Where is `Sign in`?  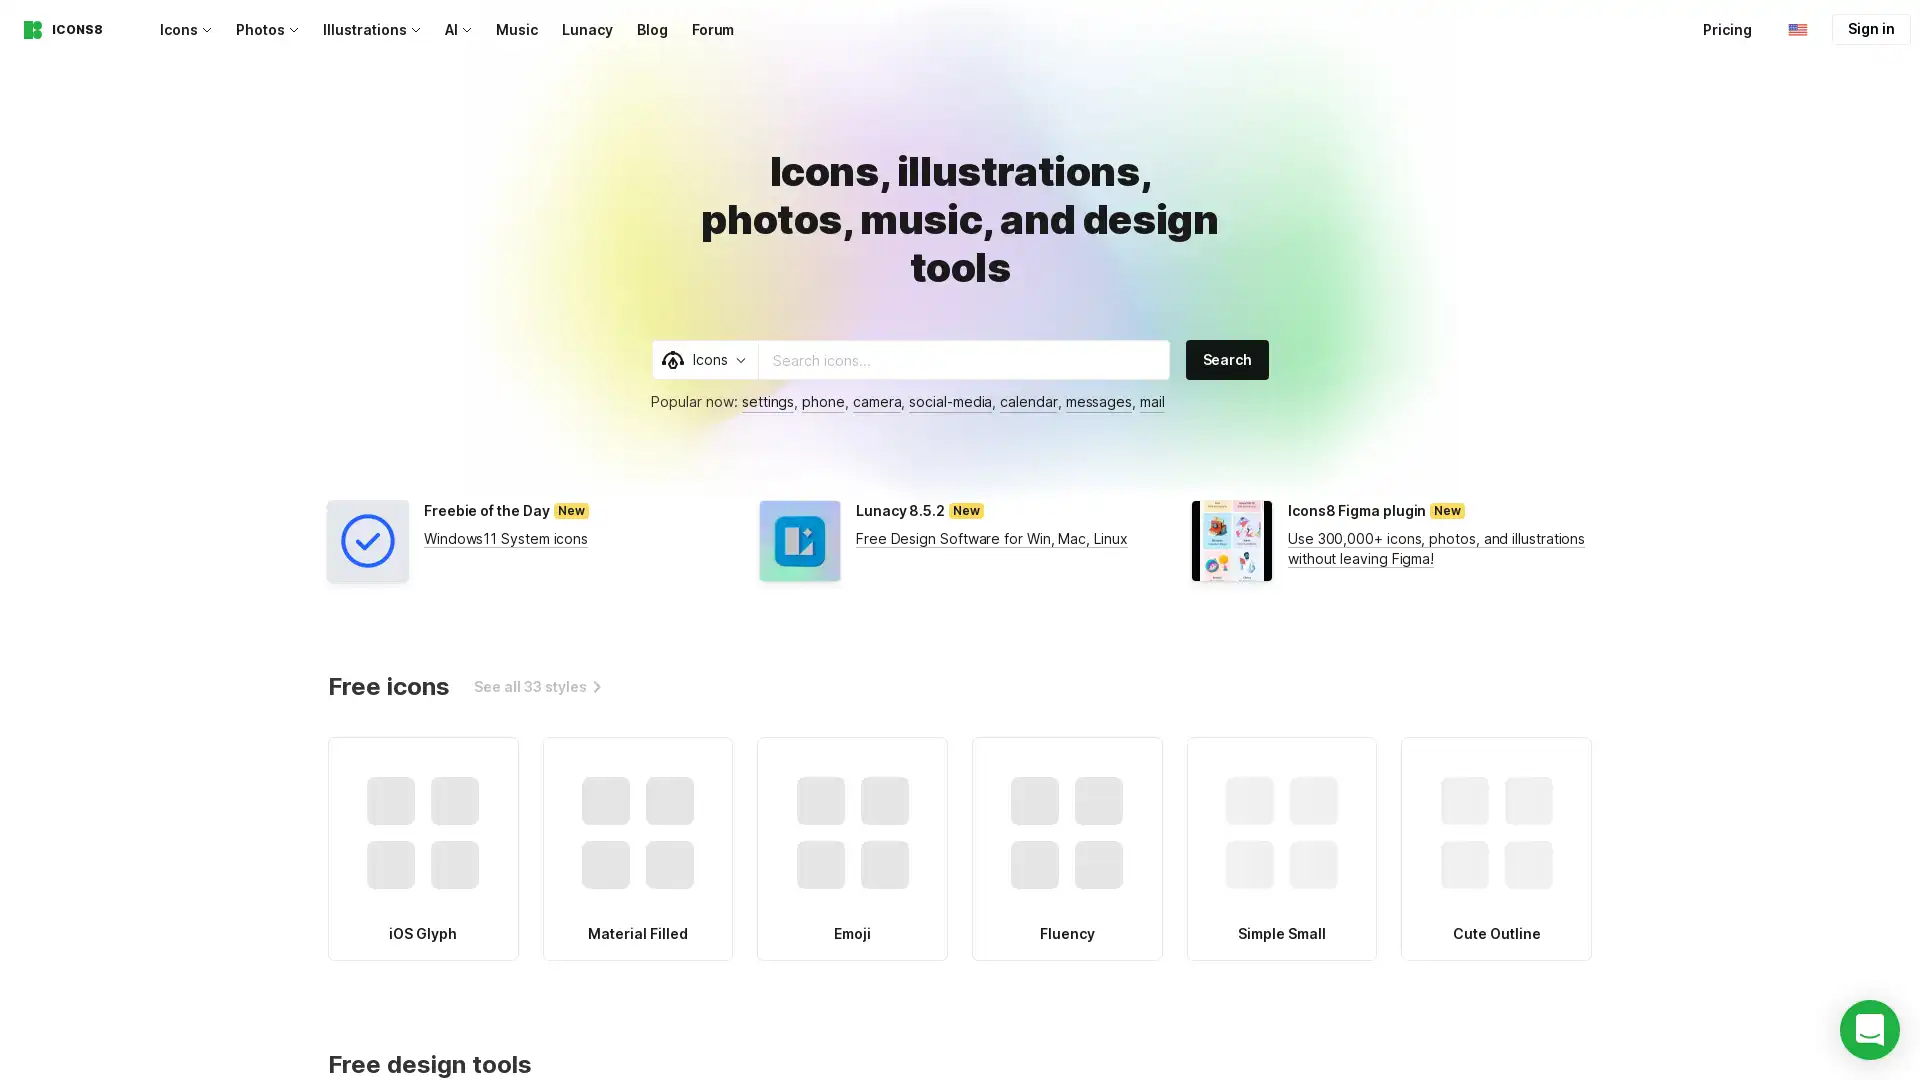 Sign in is located at coordinates (1870, 29).